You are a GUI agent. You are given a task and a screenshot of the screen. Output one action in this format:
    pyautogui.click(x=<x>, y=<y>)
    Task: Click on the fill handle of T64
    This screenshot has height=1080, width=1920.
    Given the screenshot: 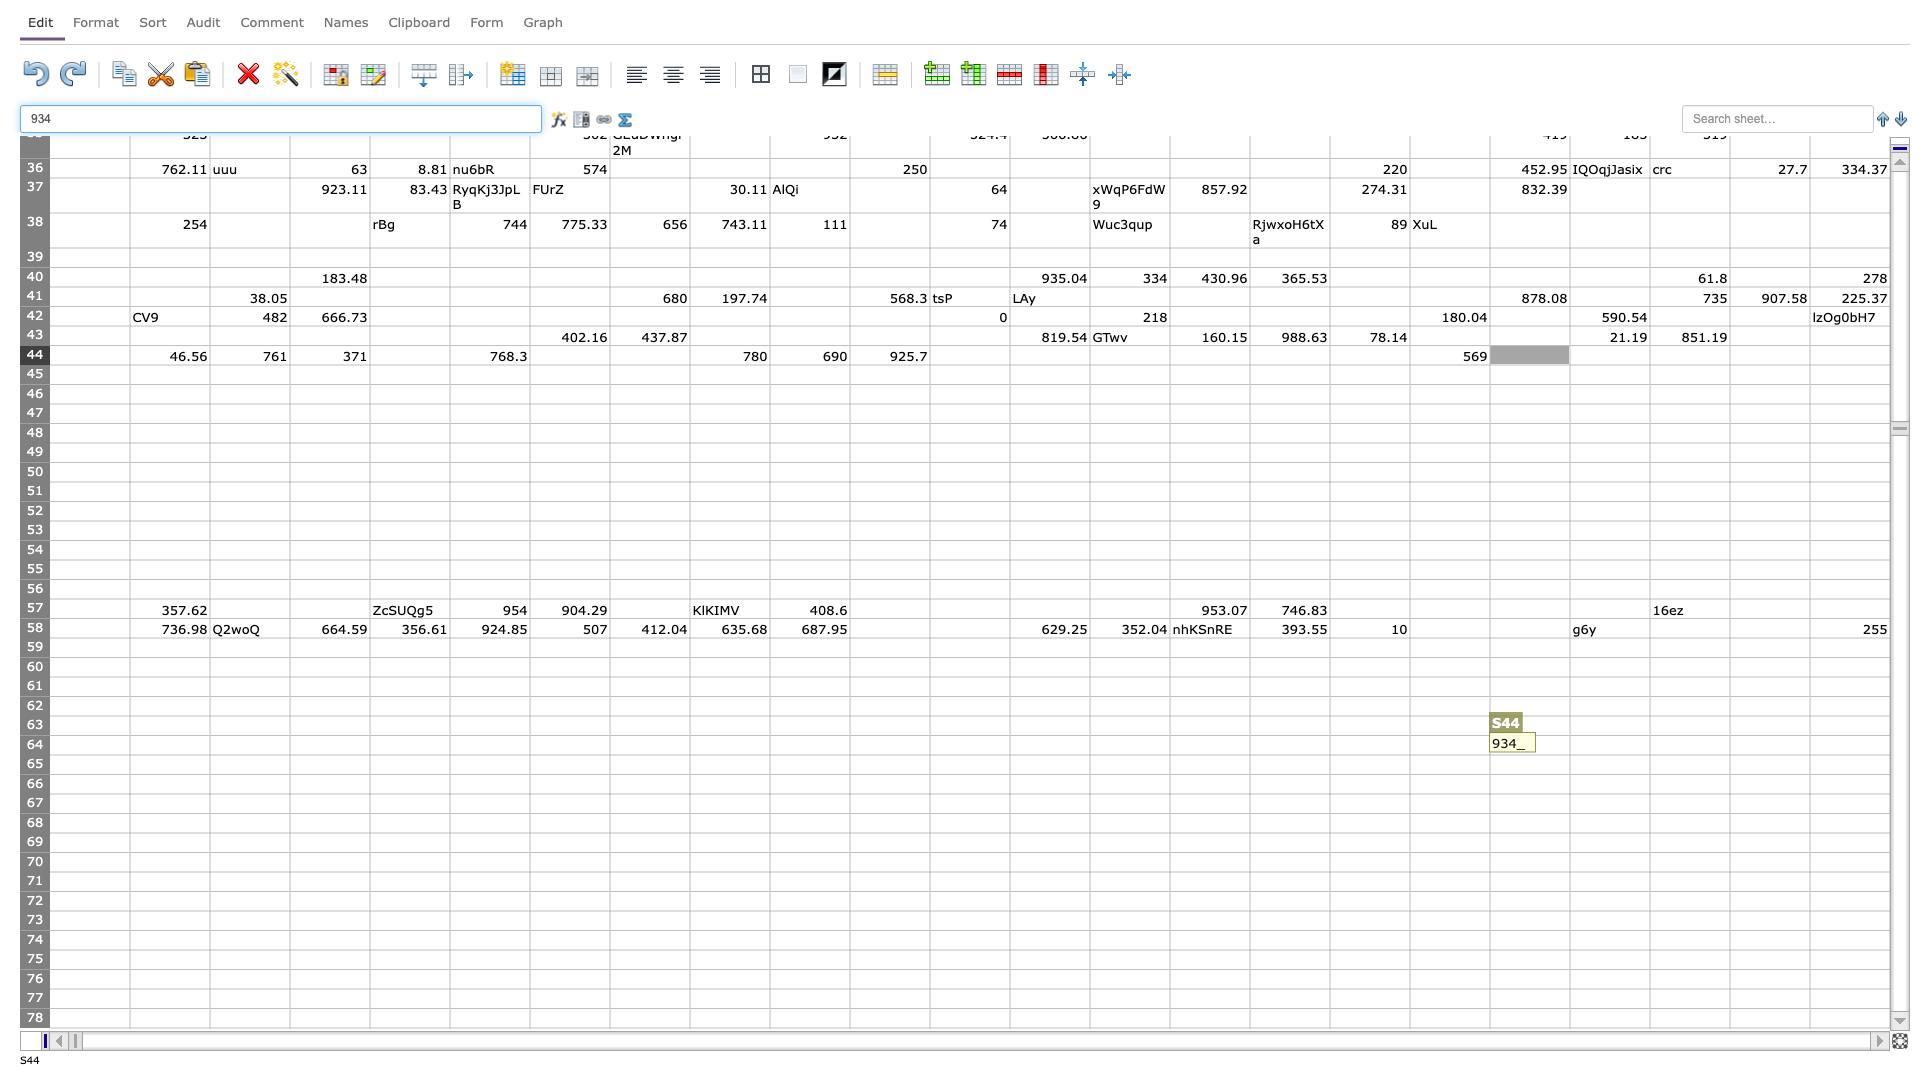 What is the action you would take?
    pyautogui.click(x=1650, y=755)
    